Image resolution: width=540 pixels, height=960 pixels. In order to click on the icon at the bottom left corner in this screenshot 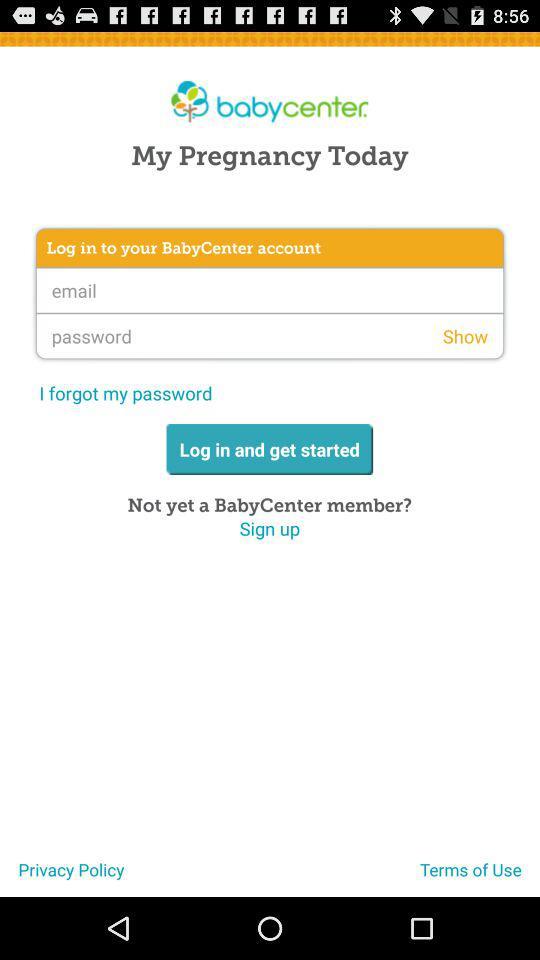, I will do `click(62, 876)`.